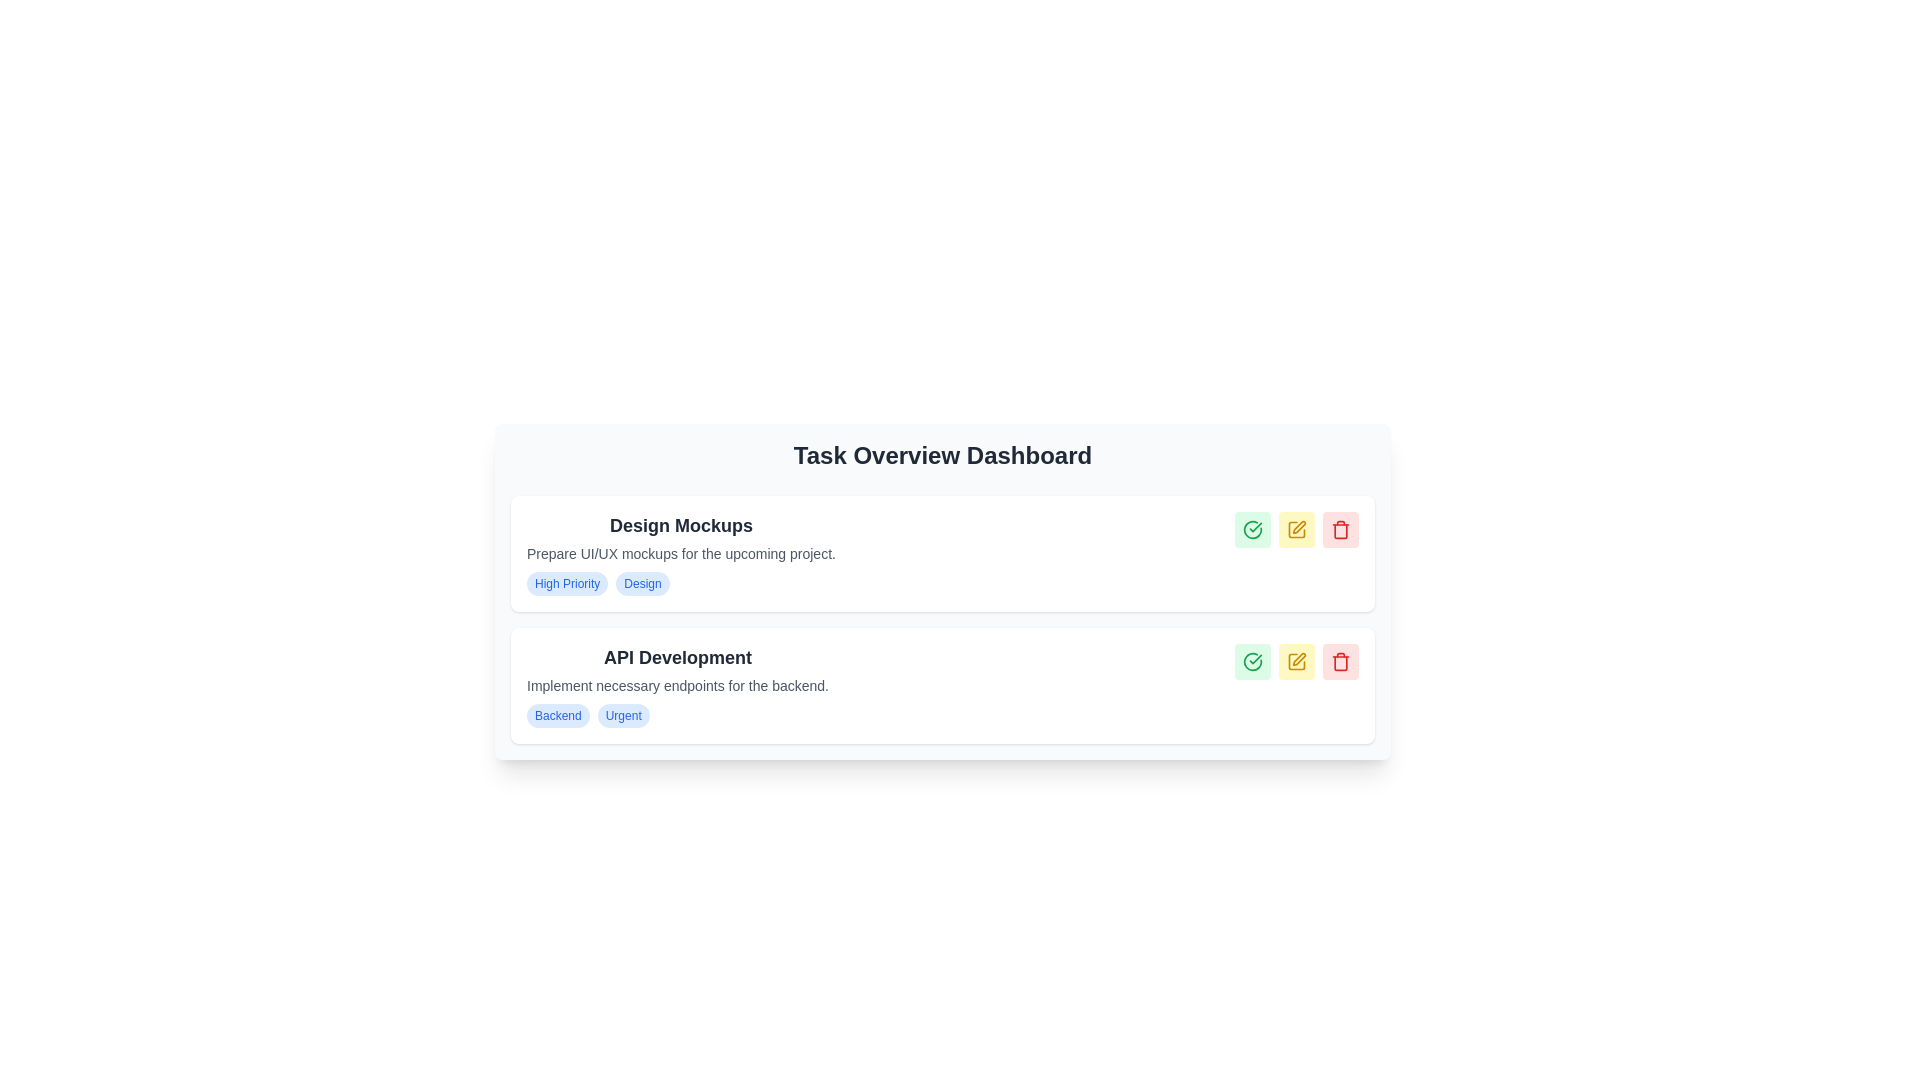 Image resolution: width=1920 pixels, height=1080 pixels. I want to click on the Trash Bin icon representing the delete function for the 'API Development' task, which is the last icon in a group of three on the right-hand side, so click(1340, 663).